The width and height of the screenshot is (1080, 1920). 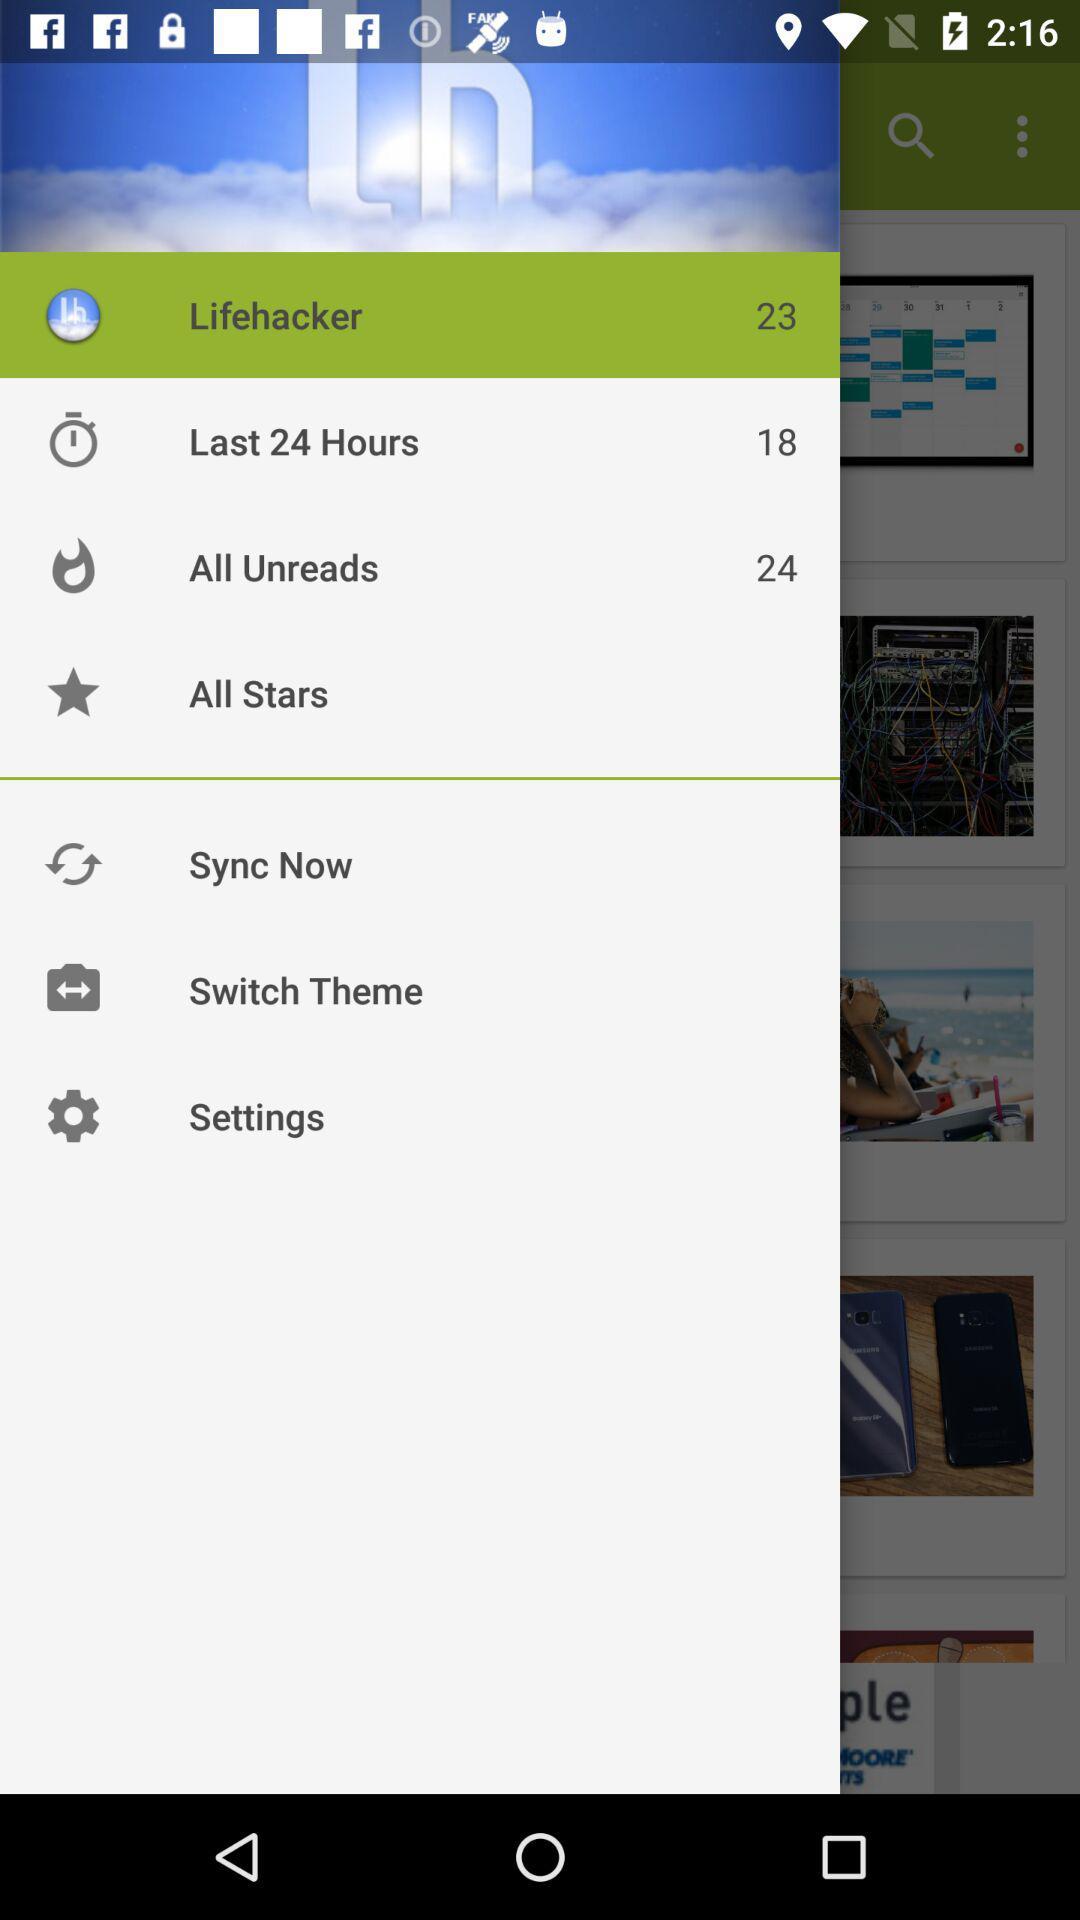 I want to click on the timer icon, so click(x=72, y=440).